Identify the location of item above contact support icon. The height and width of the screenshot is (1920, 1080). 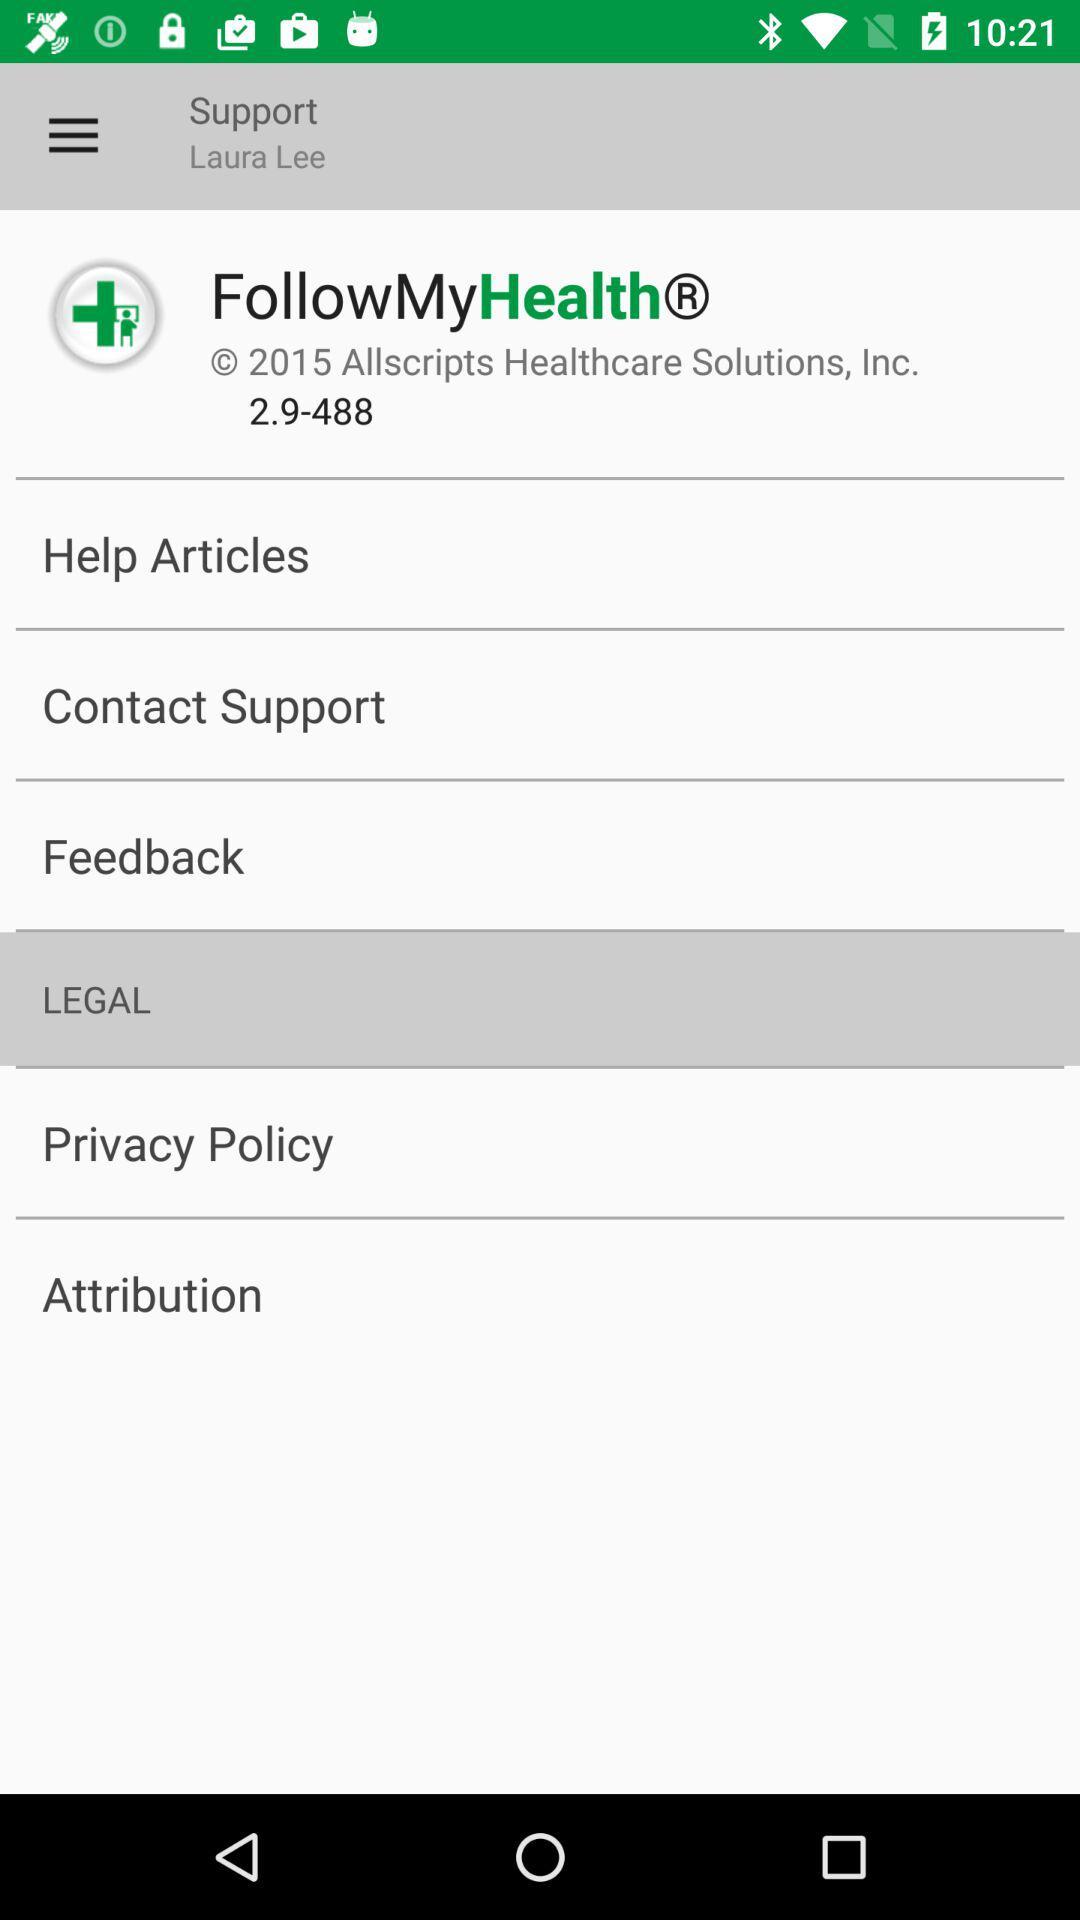
(540, 553).